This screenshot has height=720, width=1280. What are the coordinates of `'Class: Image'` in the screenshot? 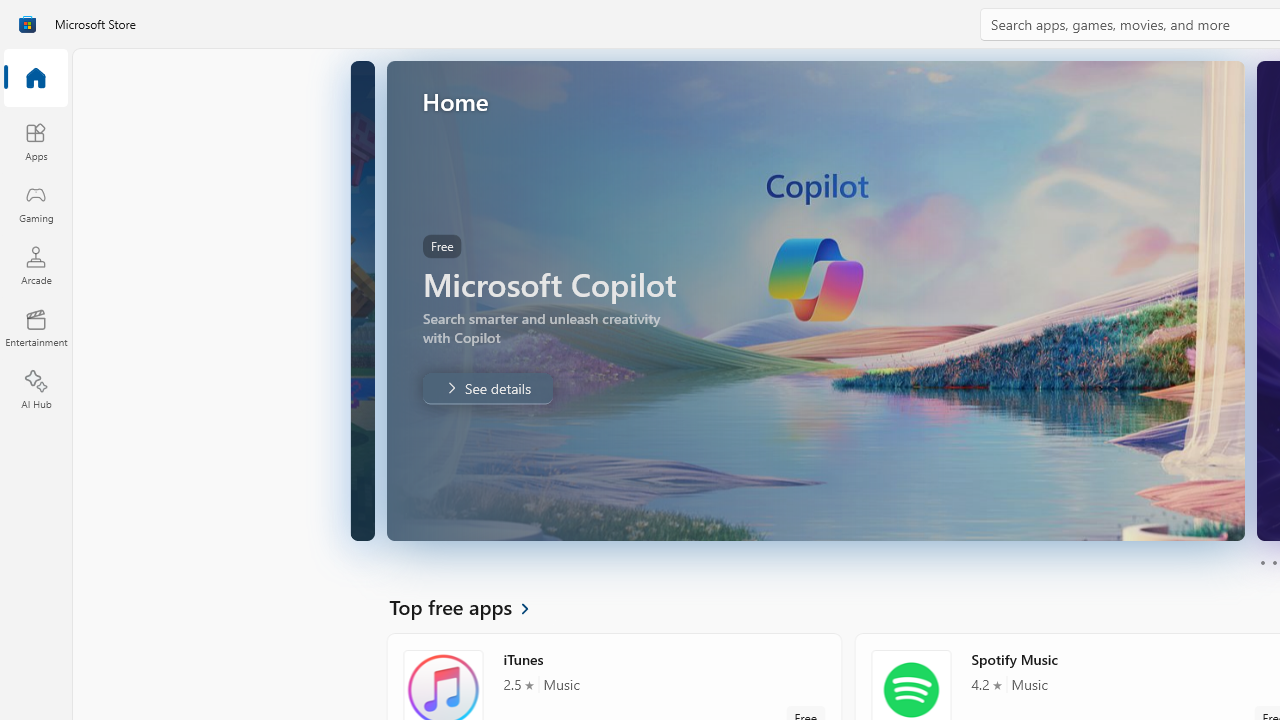 It's located at (27, 24).